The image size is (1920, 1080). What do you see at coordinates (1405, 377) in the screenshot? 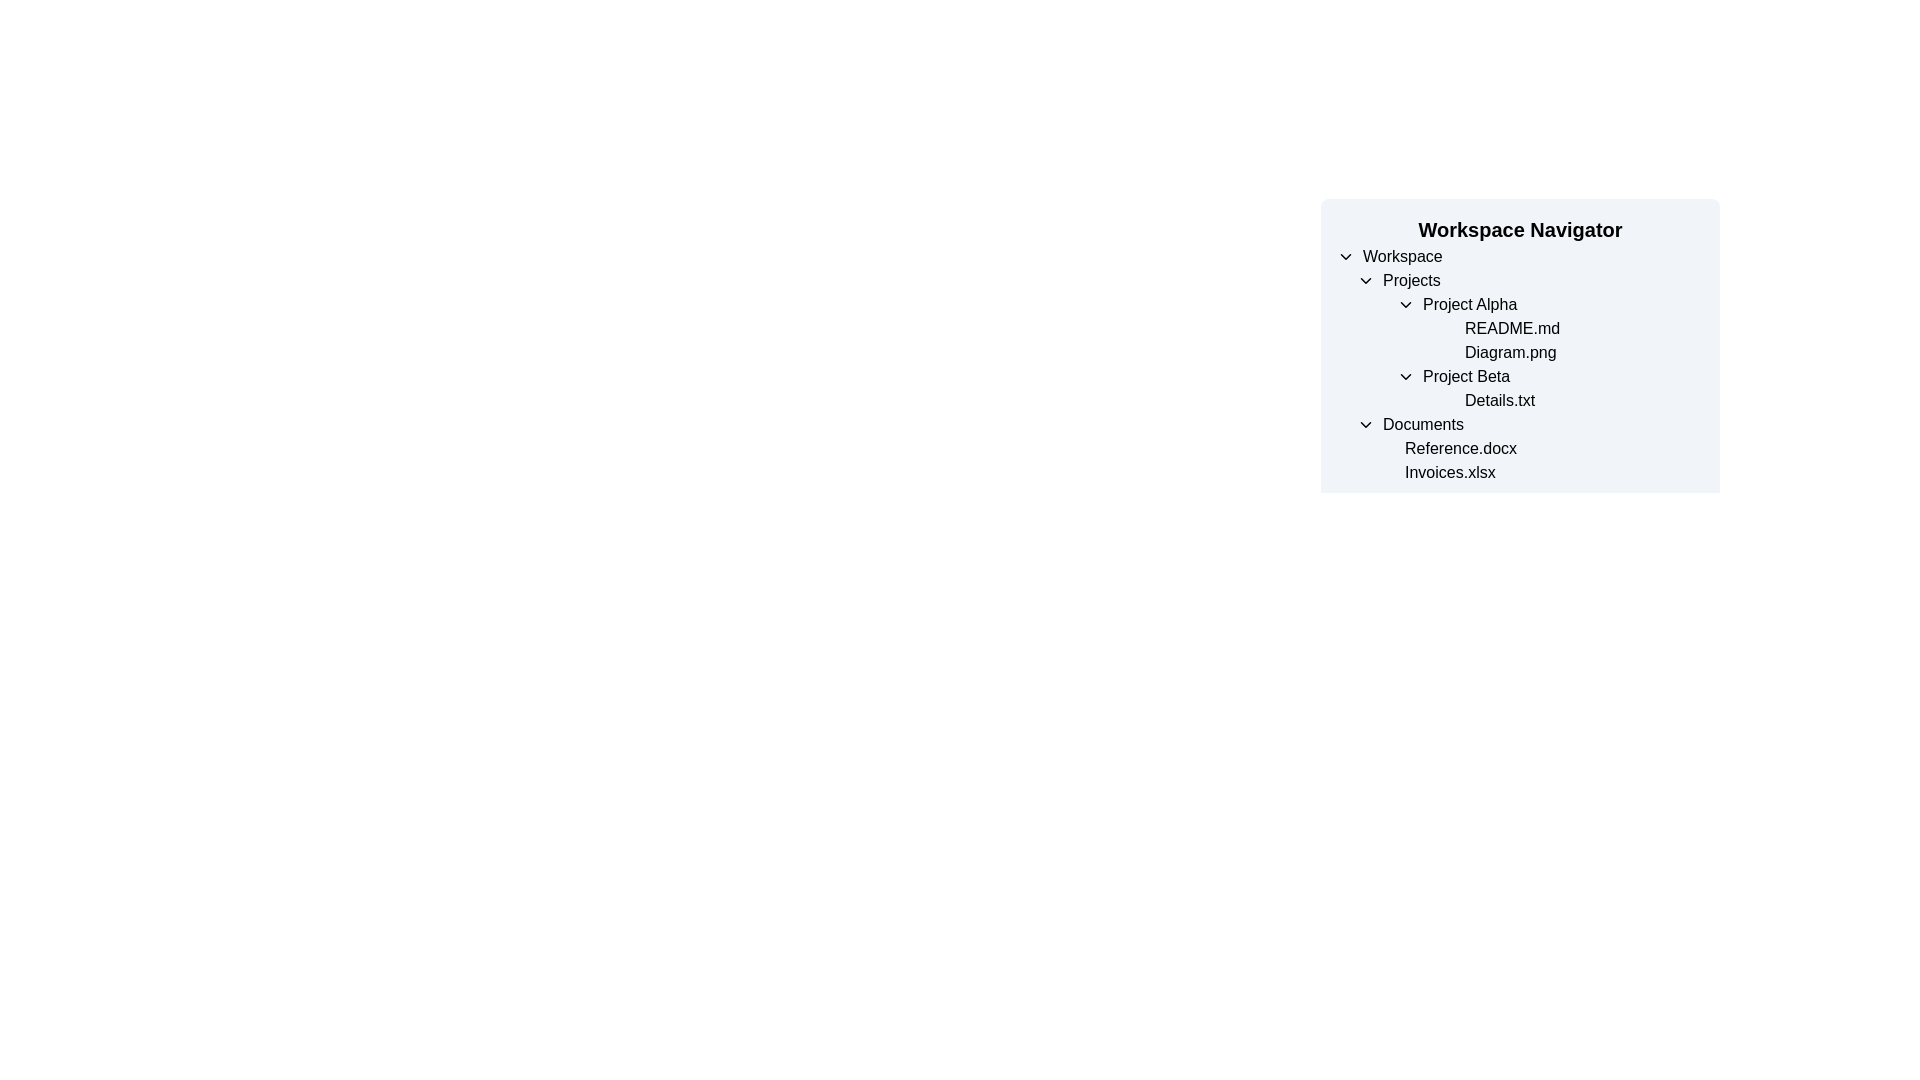
I see `the chevron icon located to the left of the 'Project Beta' label` at bounding box center [1405, 377].